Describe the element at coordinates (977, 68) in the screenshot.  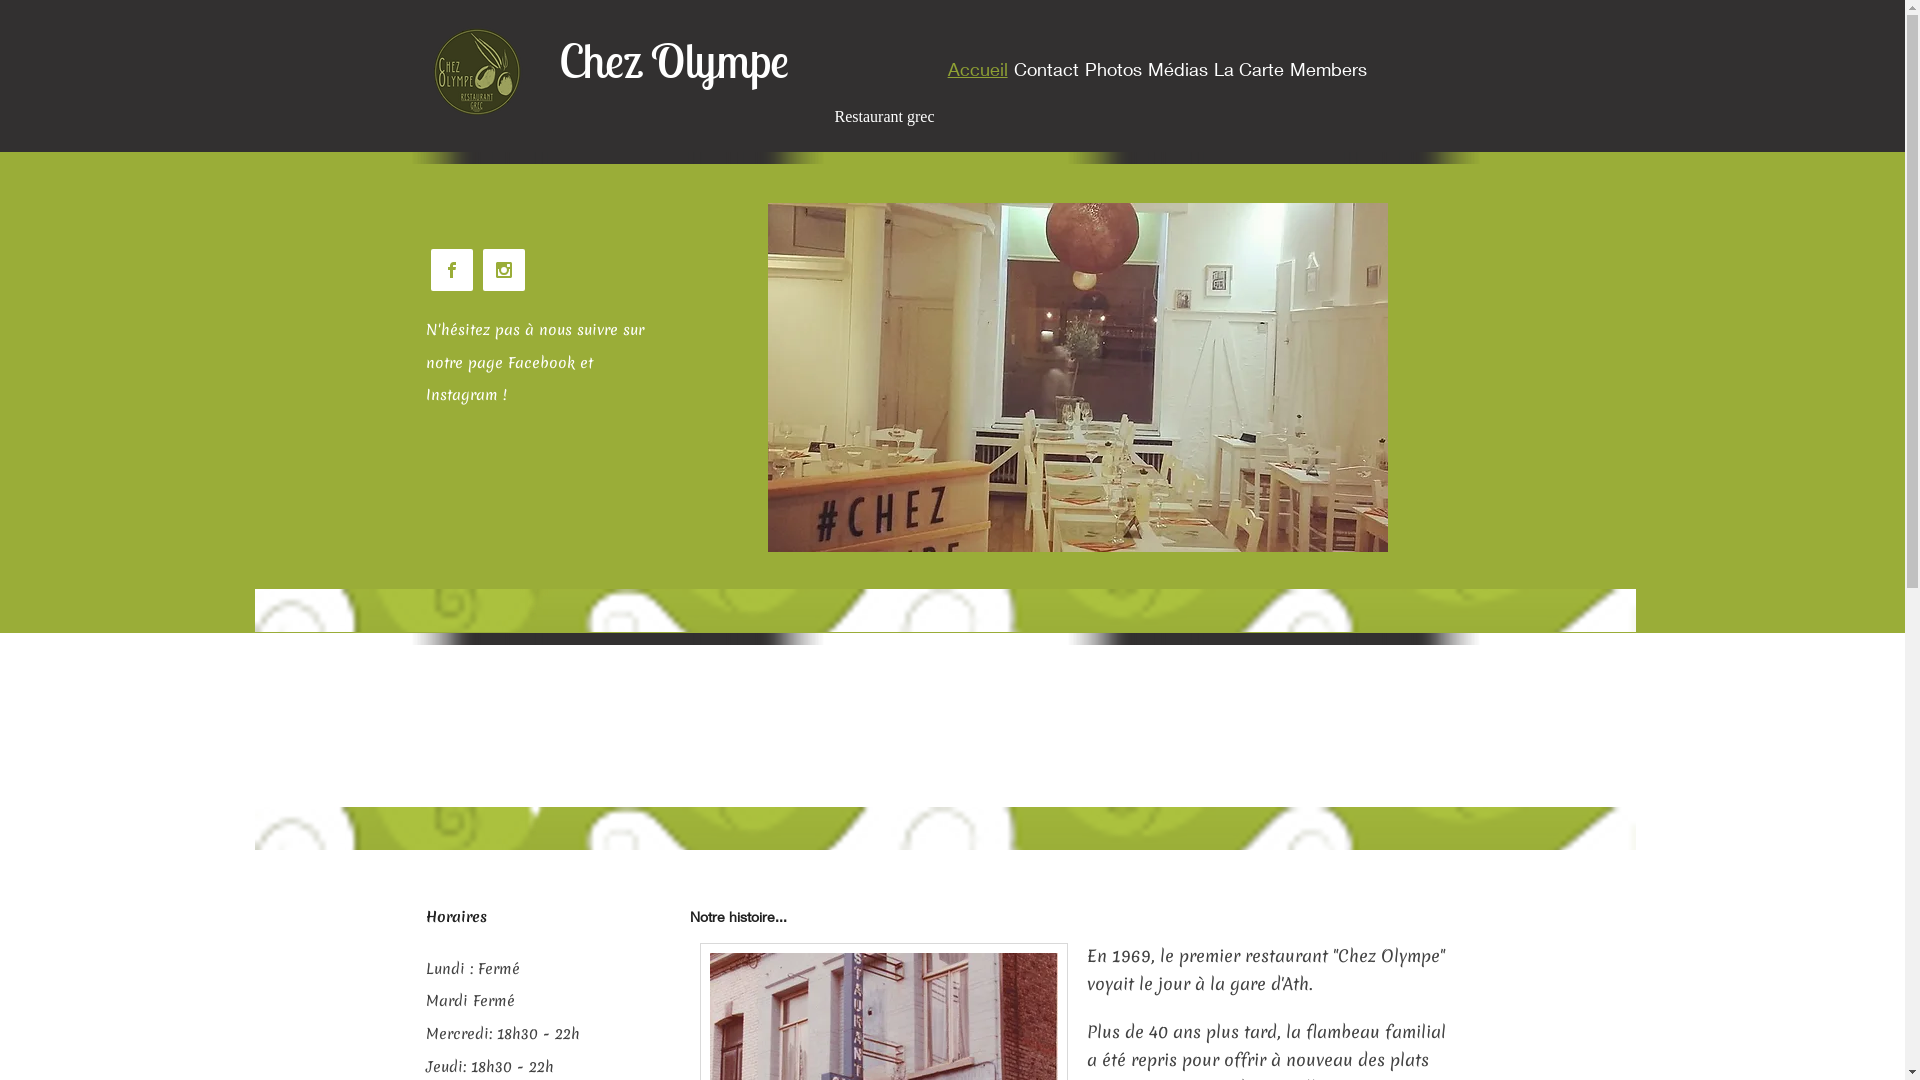
I see `'Accueil'` at that location.